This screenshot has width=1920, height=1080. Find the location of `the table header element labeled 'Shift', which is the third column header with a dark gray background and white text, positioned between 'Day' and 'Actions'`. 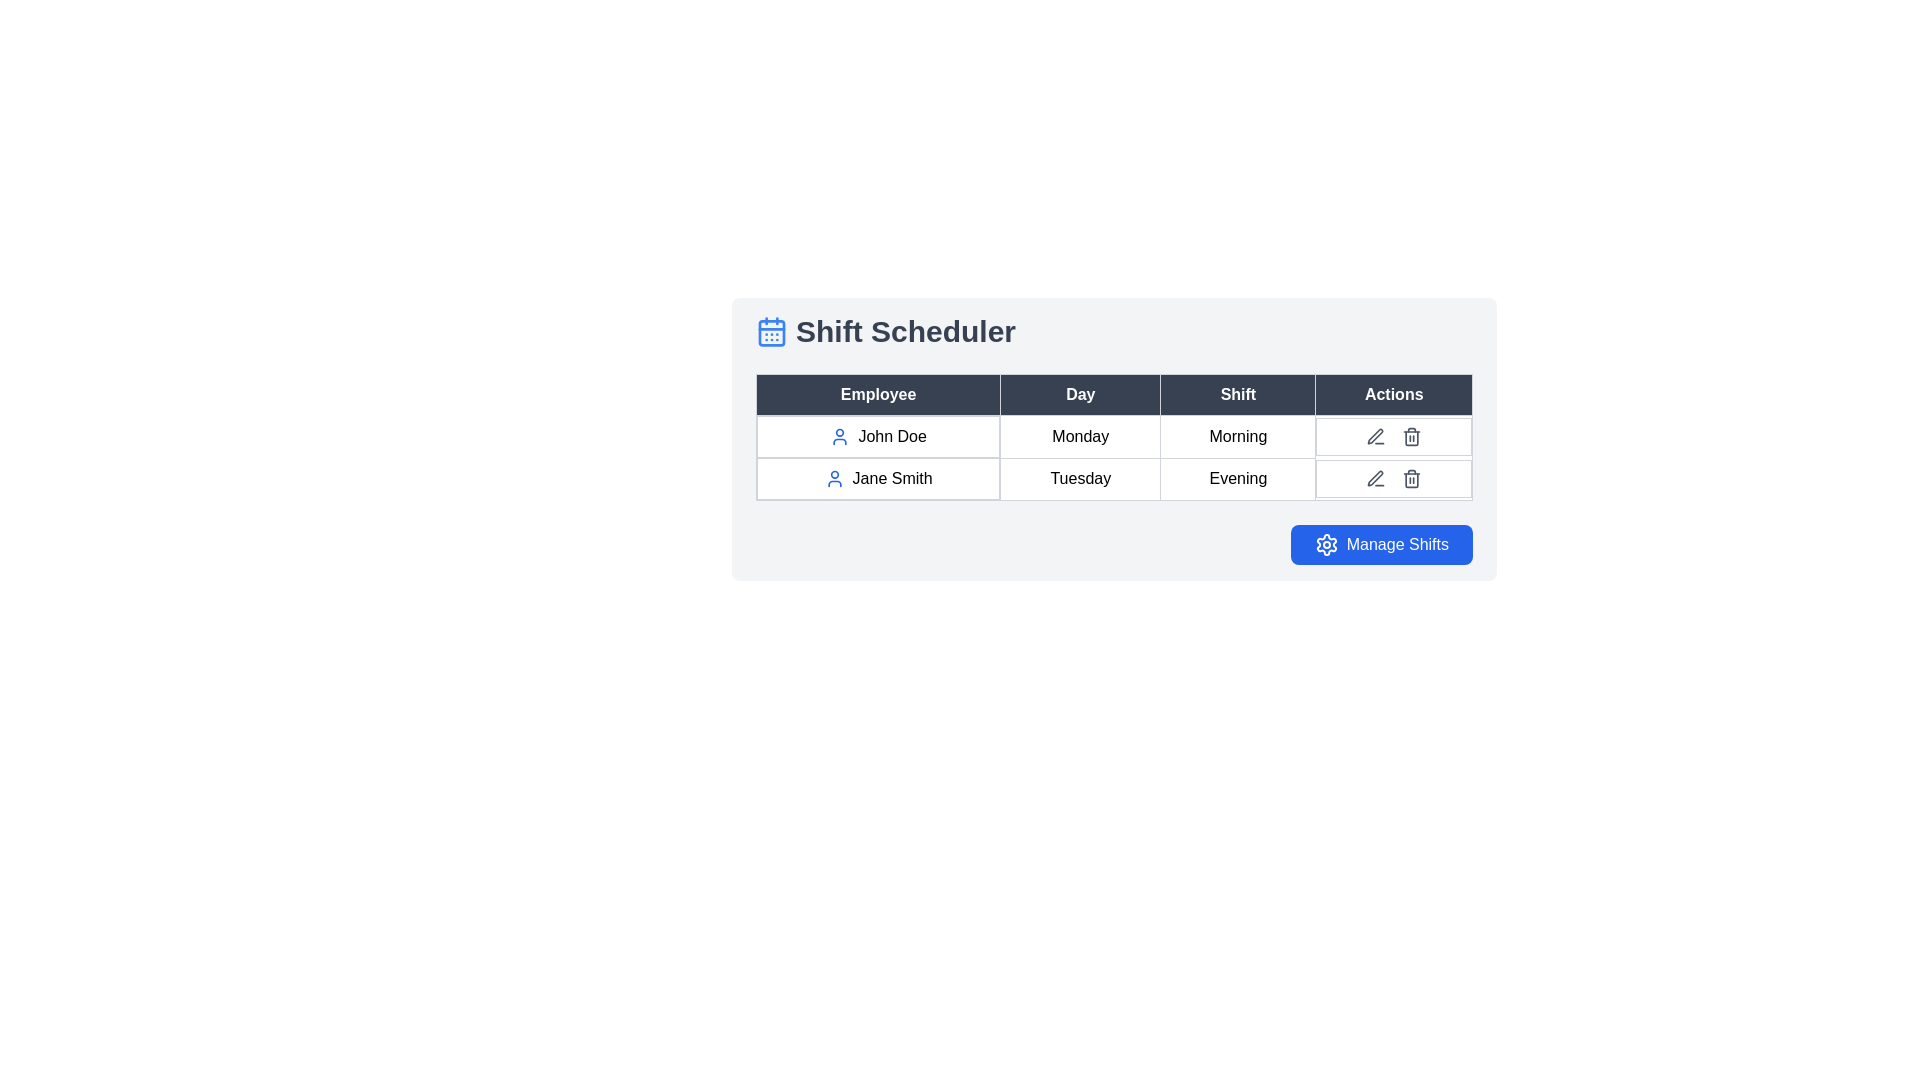

the table header element labeled 'Shift', which is the third column header with a dark gray background and white text, positioned between 'Day' and 'Actions' is located at coordinates (1237, 394).